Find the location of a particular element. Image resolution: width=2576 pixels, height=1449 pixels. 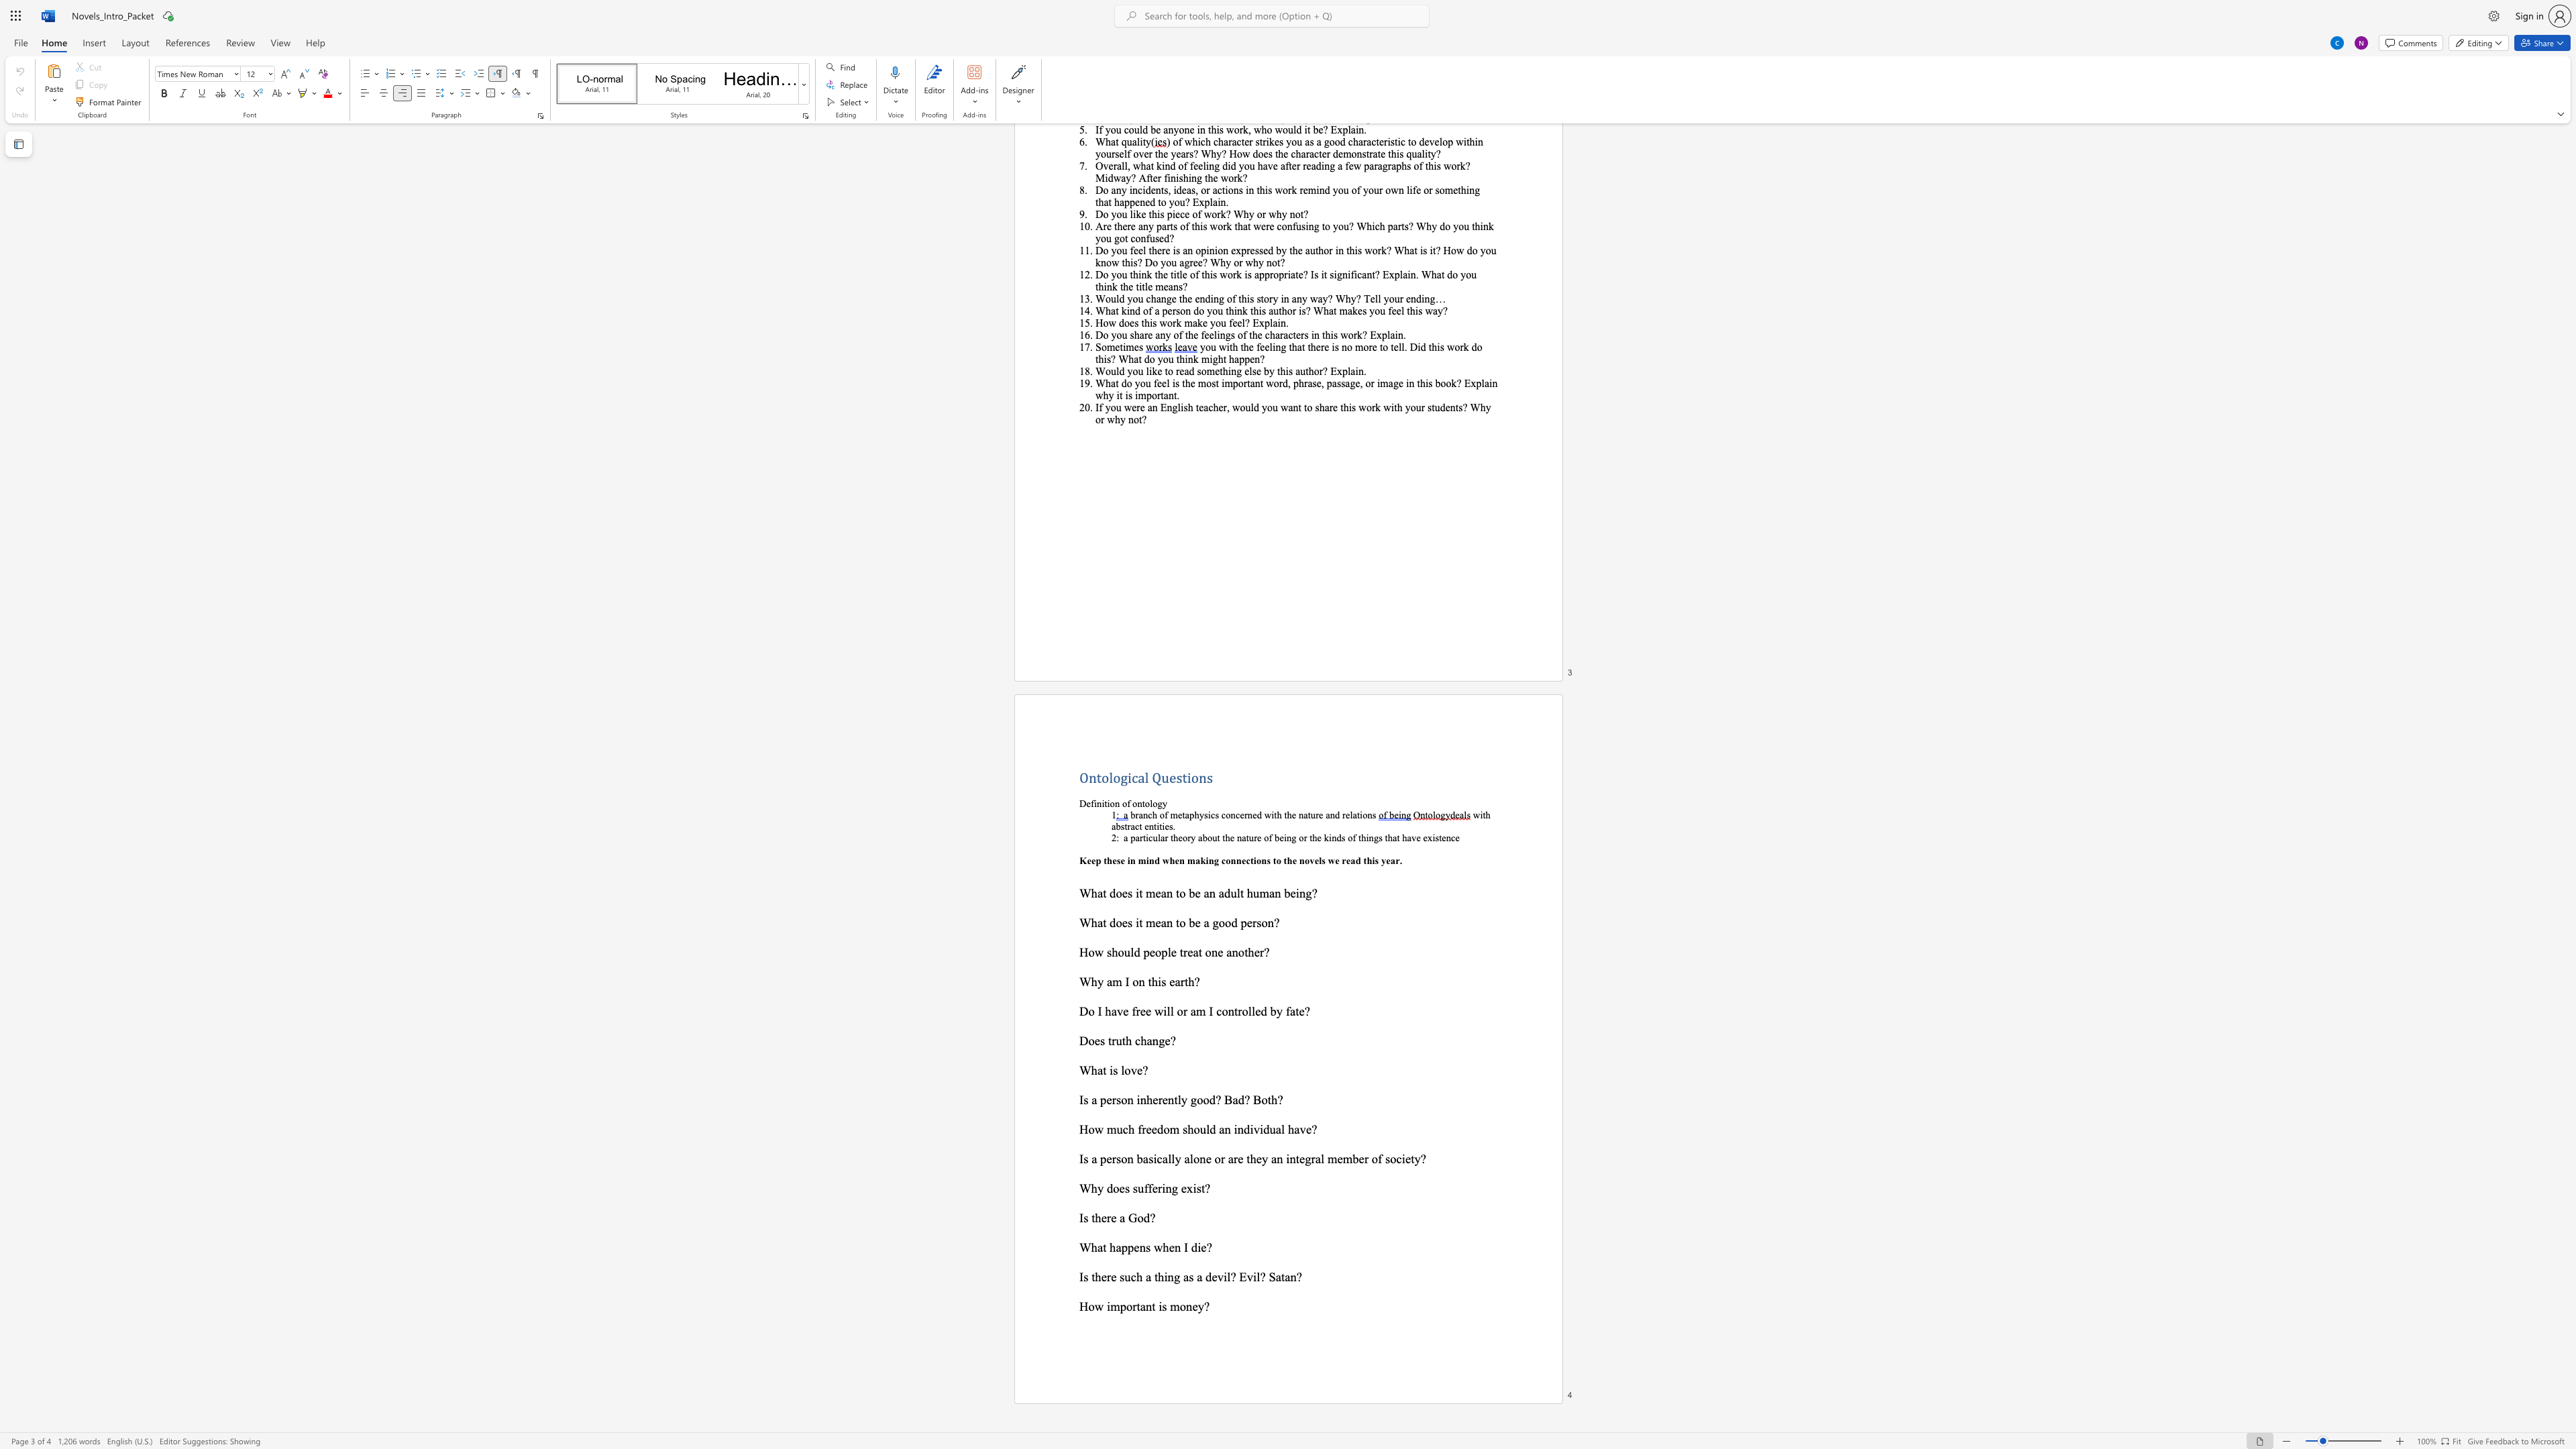

the subset text "y alon" within the text "basically alone" is located at coordinates (1173, 1158).